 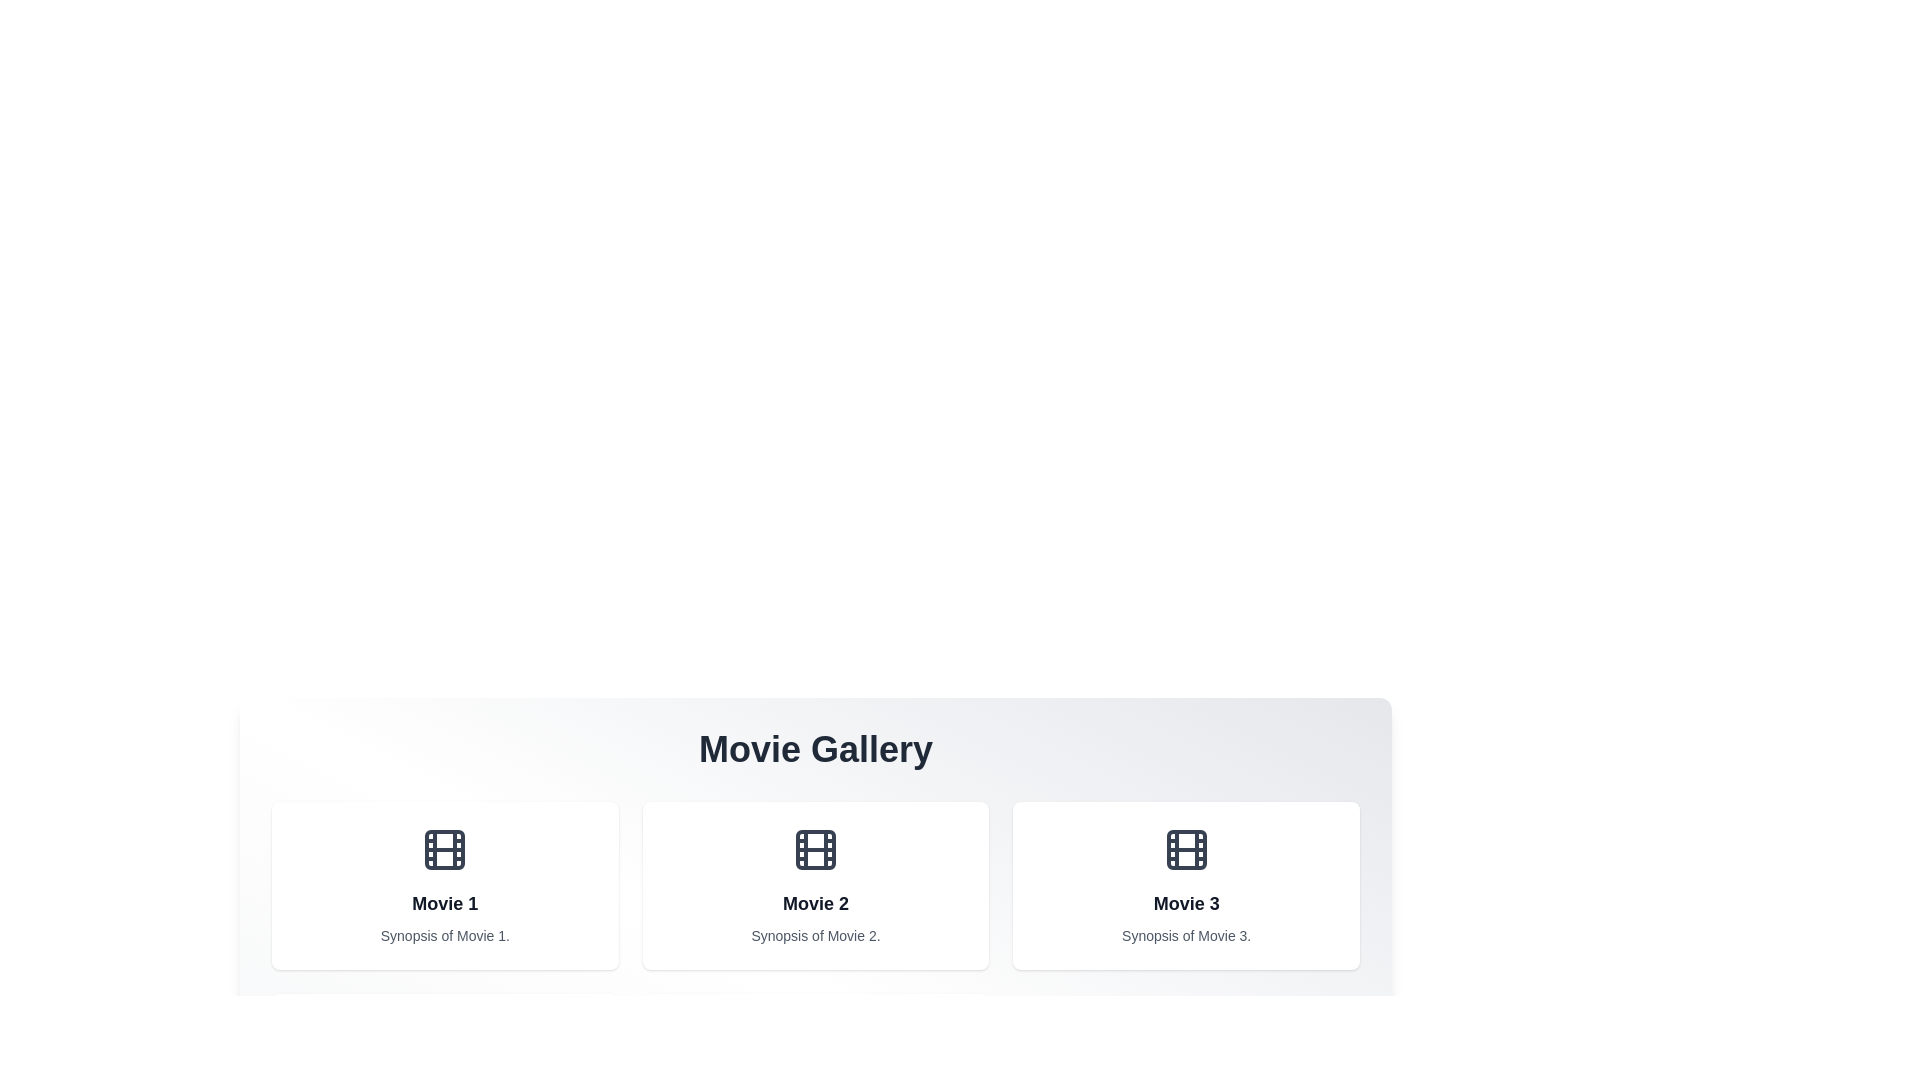 I want to click on the decorative visual element, a small rectangle with rounded corners, located centrally within the film reel icon for the 'Movie 2' item in the movie gallery interface, so click(x=816, y=849).